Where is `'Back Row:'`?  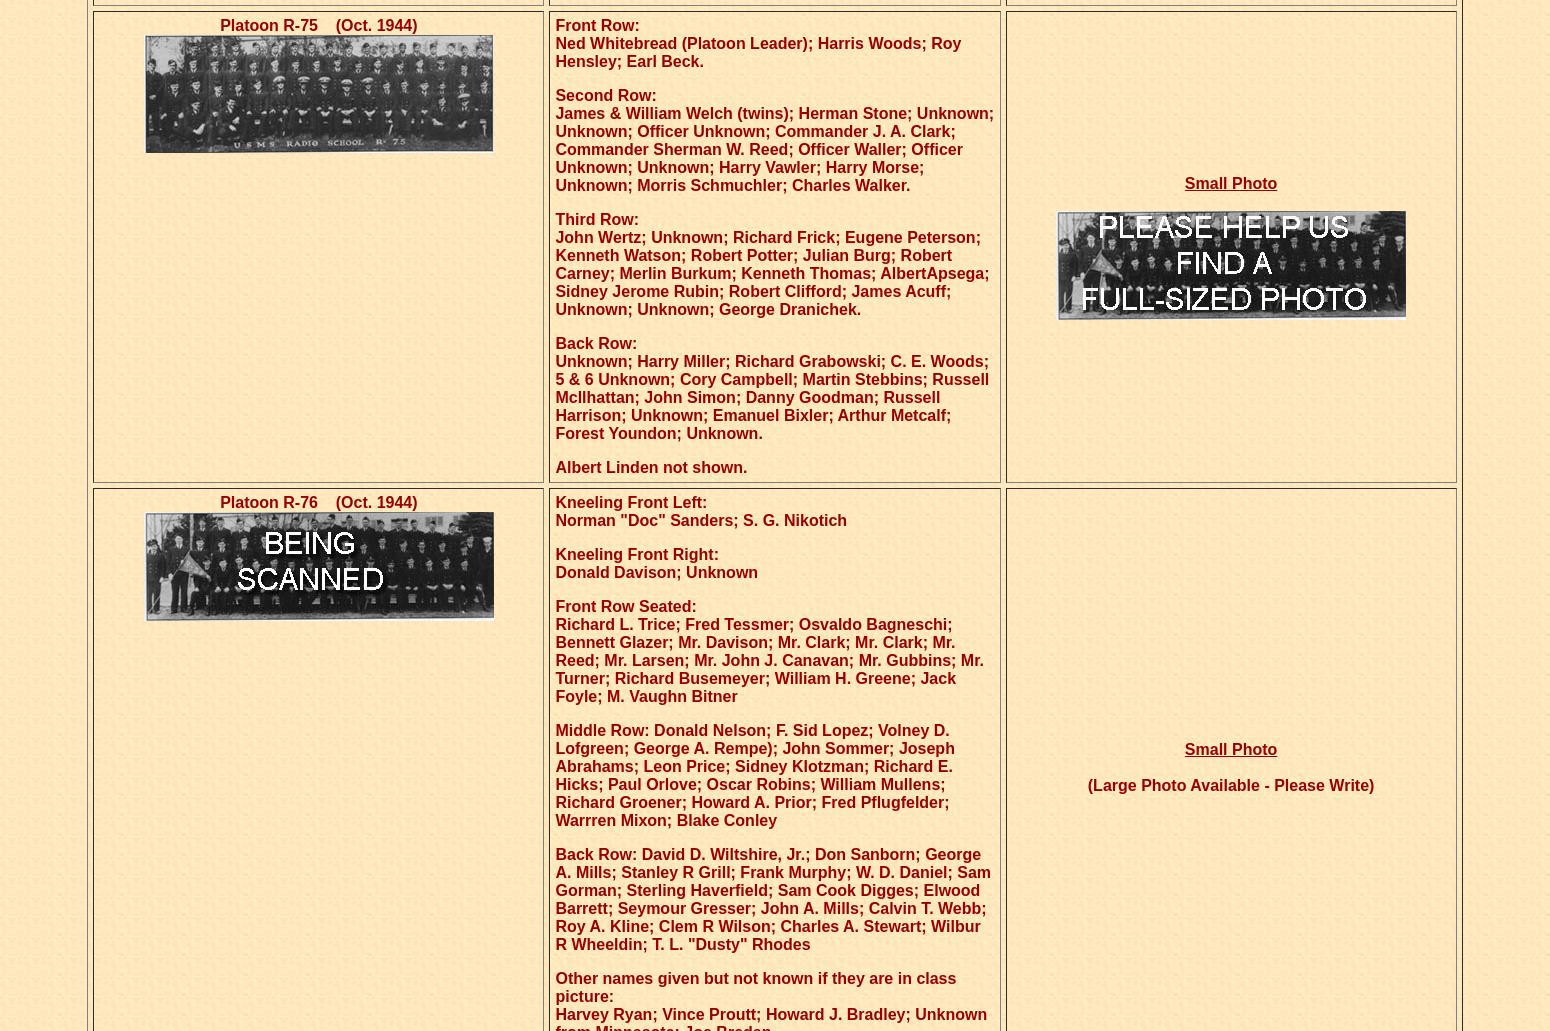
'Back Row:' is located at coordinates (595, 342).